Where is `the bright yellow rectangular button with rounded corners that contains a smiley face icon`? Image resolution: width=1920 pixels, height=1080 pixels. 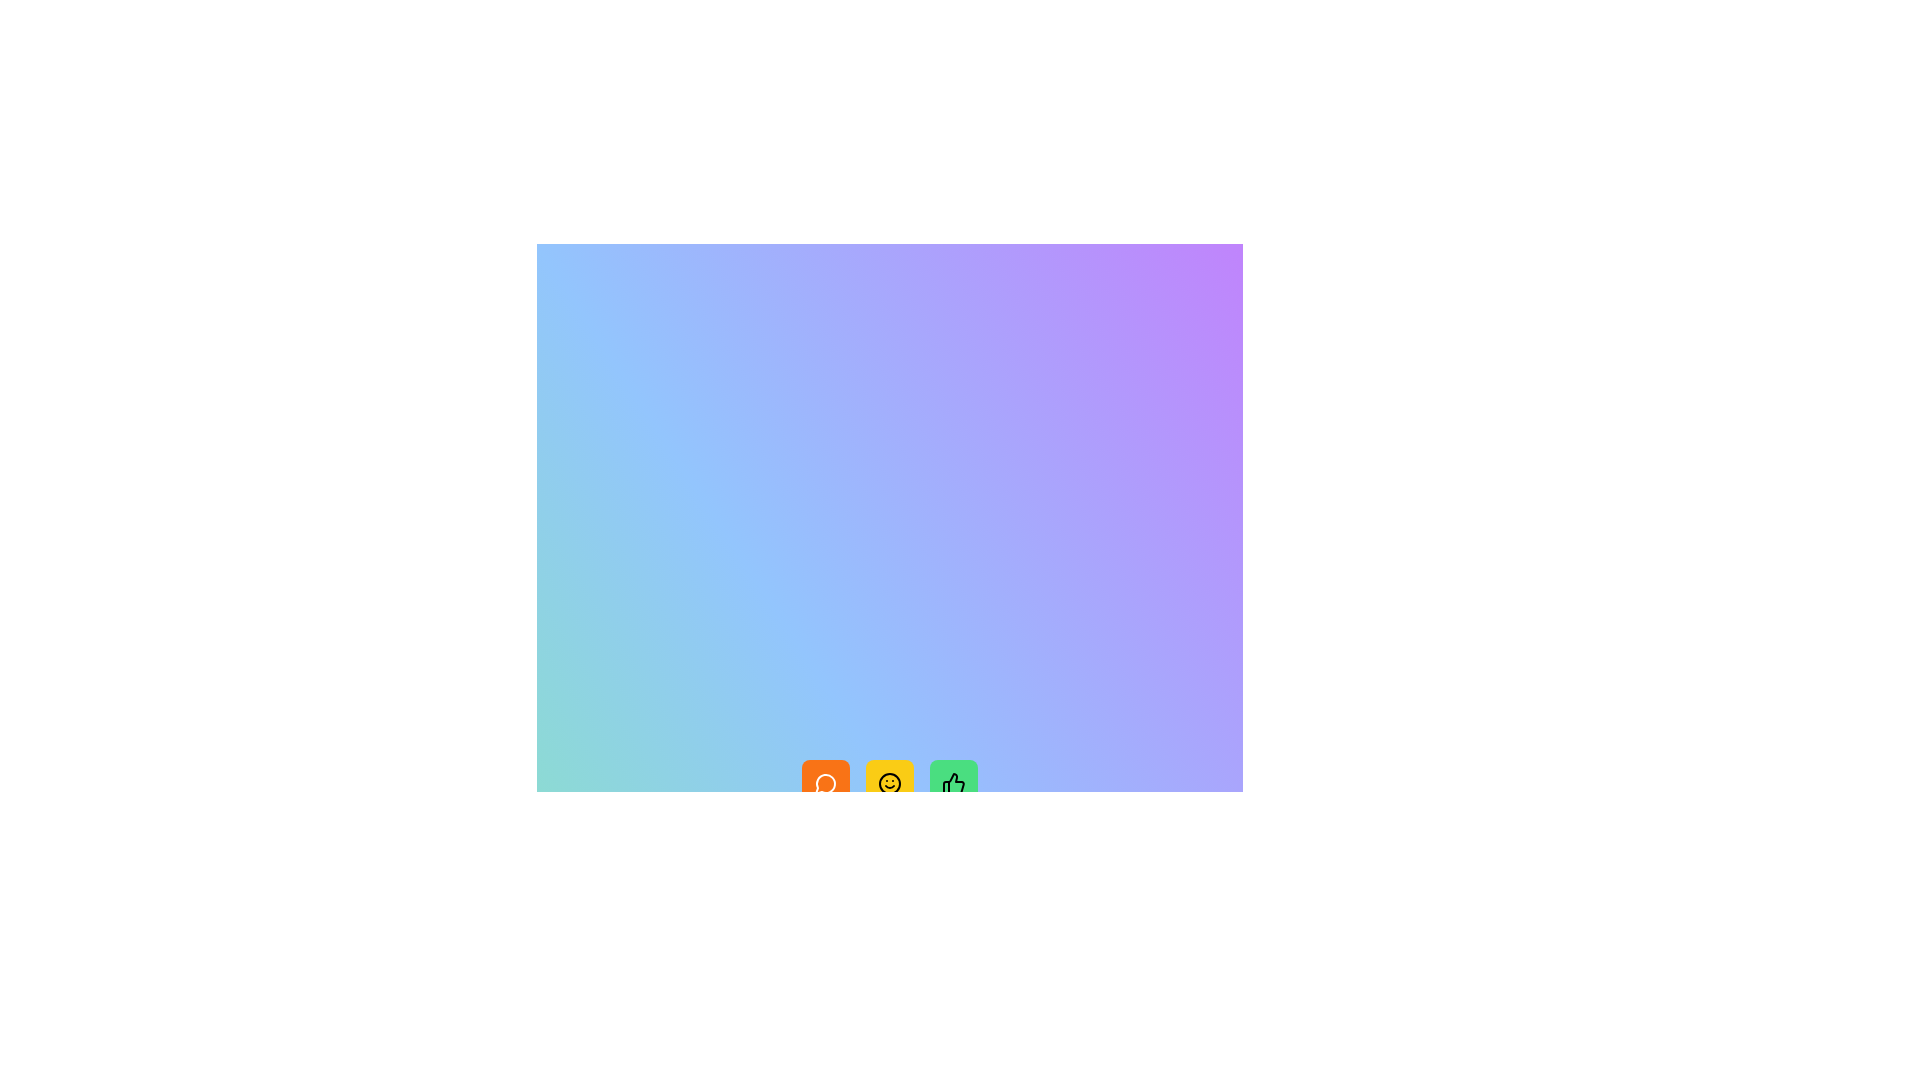 the bright yellow rectangular button with rounded corners that contains a smiley face icon is located at coordinates (888, 782).